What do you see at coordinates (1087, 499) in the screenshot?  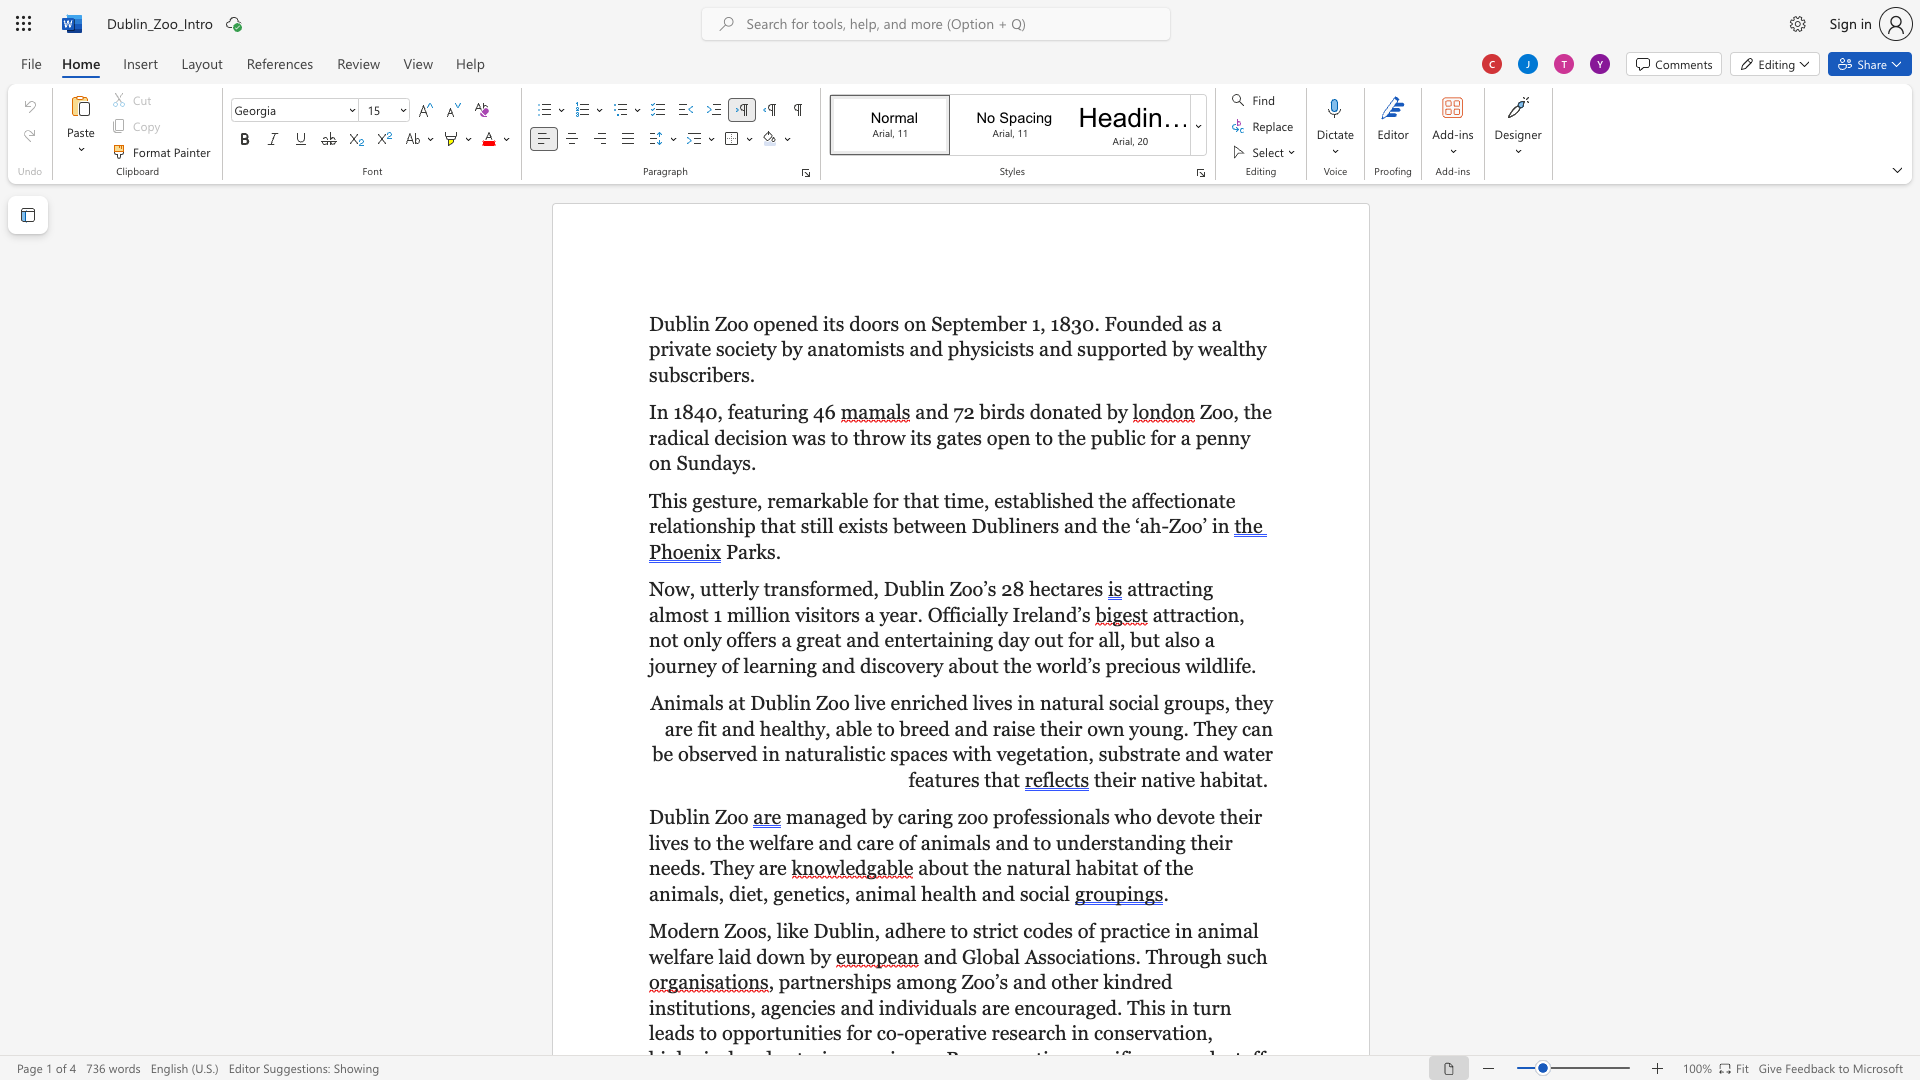 I see `the 1th character "d" in the text` at bounding box center [1087, 499].